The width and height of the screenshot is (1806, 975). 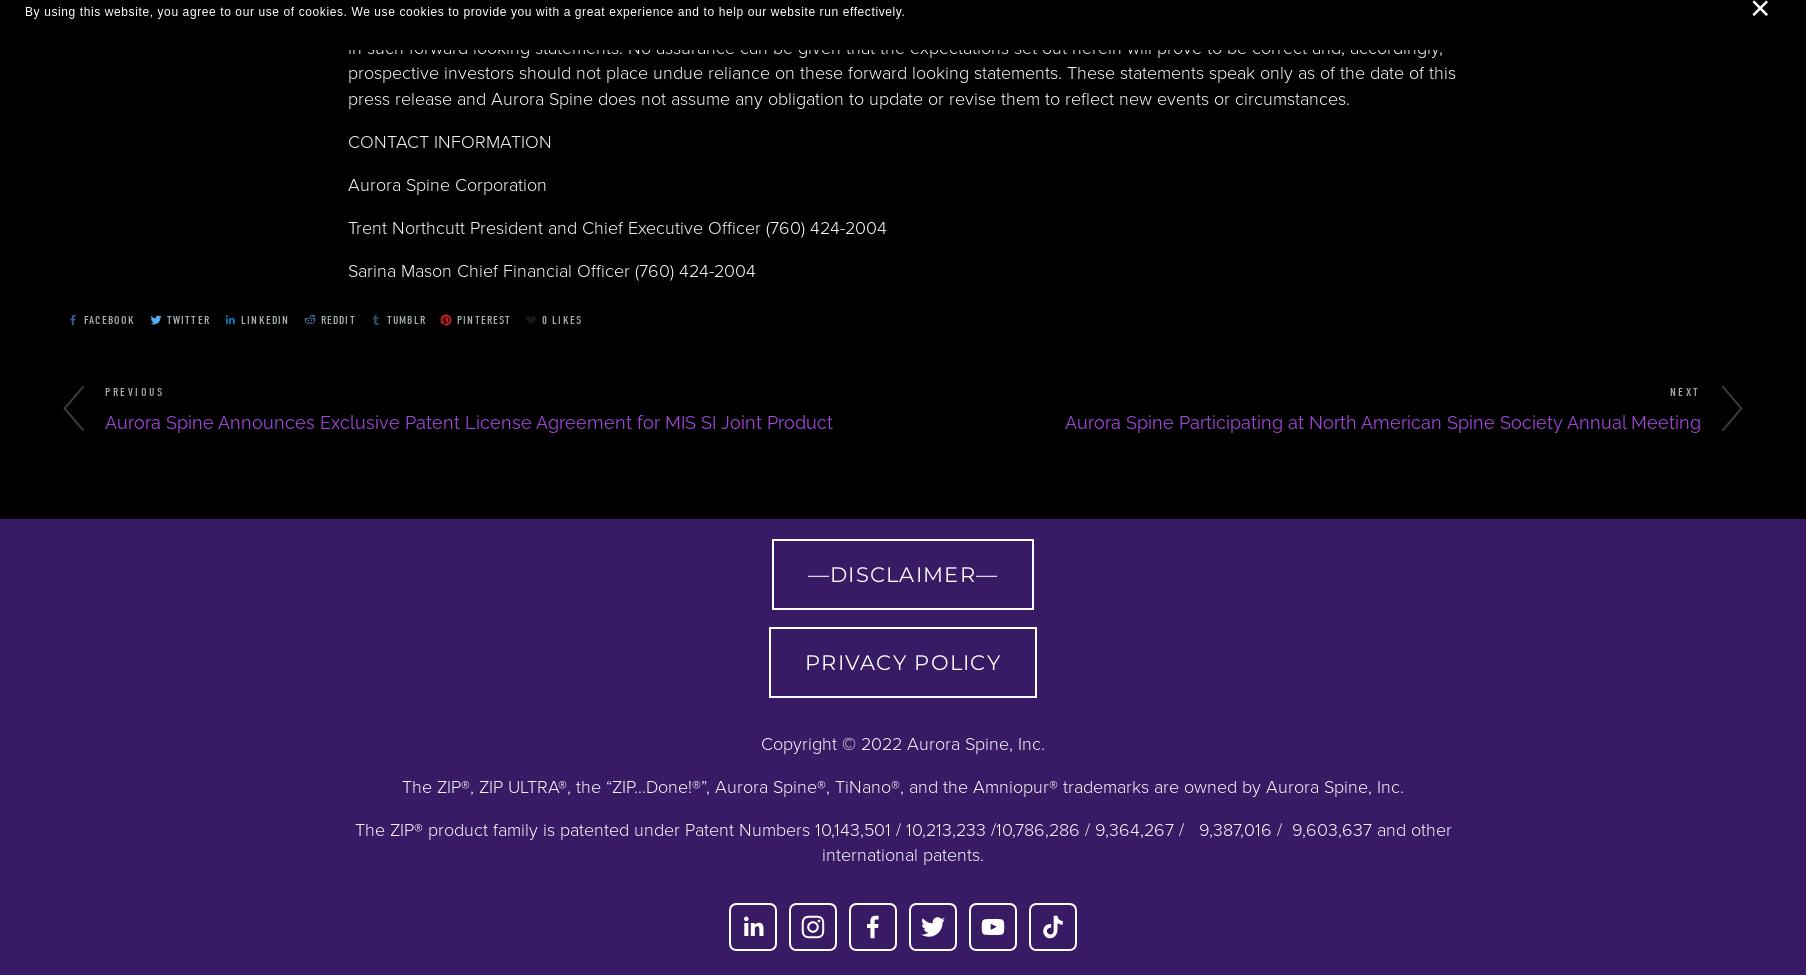 I want to click on 'Facebook', so click(x=109, y=318).